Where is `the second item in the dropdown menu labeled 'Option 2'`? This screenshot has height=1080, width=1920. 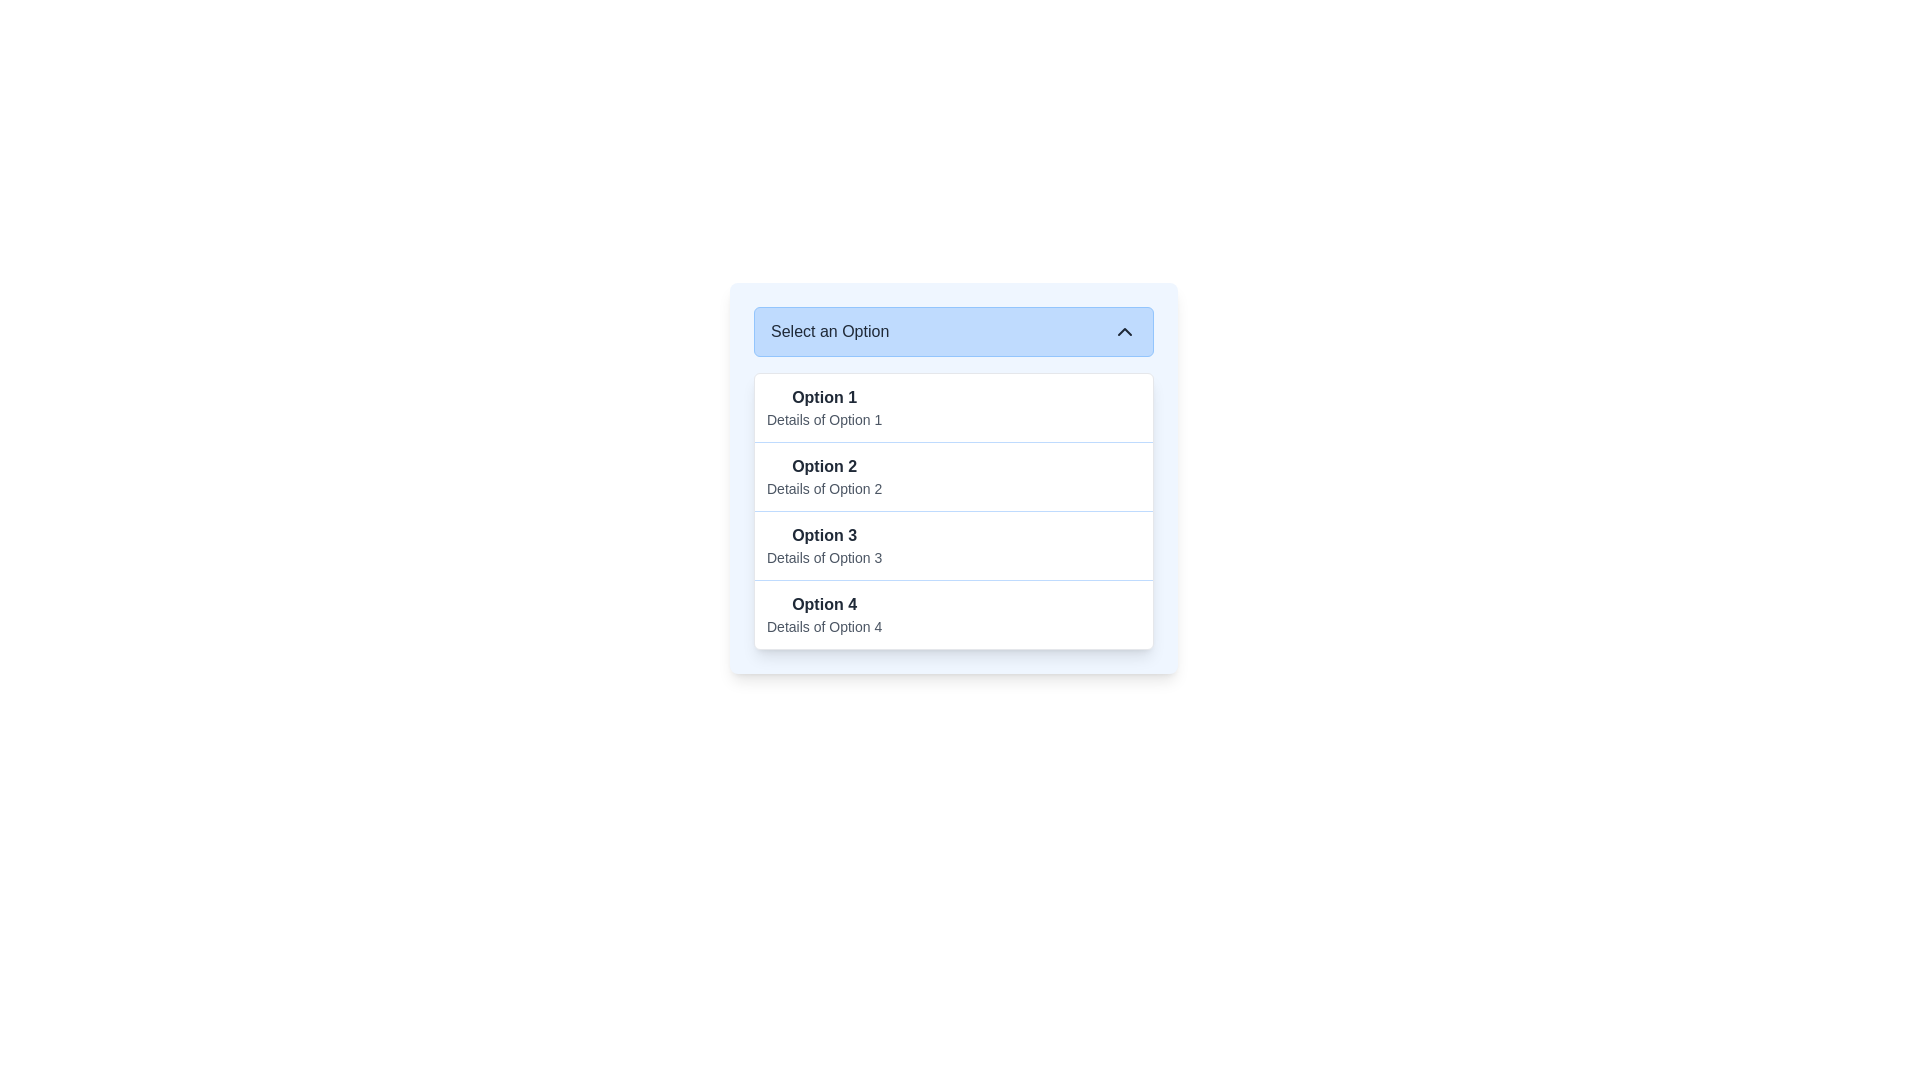
the second item in the dropdown menu labeled 'Option 2' is located at coordinates (824, 477).